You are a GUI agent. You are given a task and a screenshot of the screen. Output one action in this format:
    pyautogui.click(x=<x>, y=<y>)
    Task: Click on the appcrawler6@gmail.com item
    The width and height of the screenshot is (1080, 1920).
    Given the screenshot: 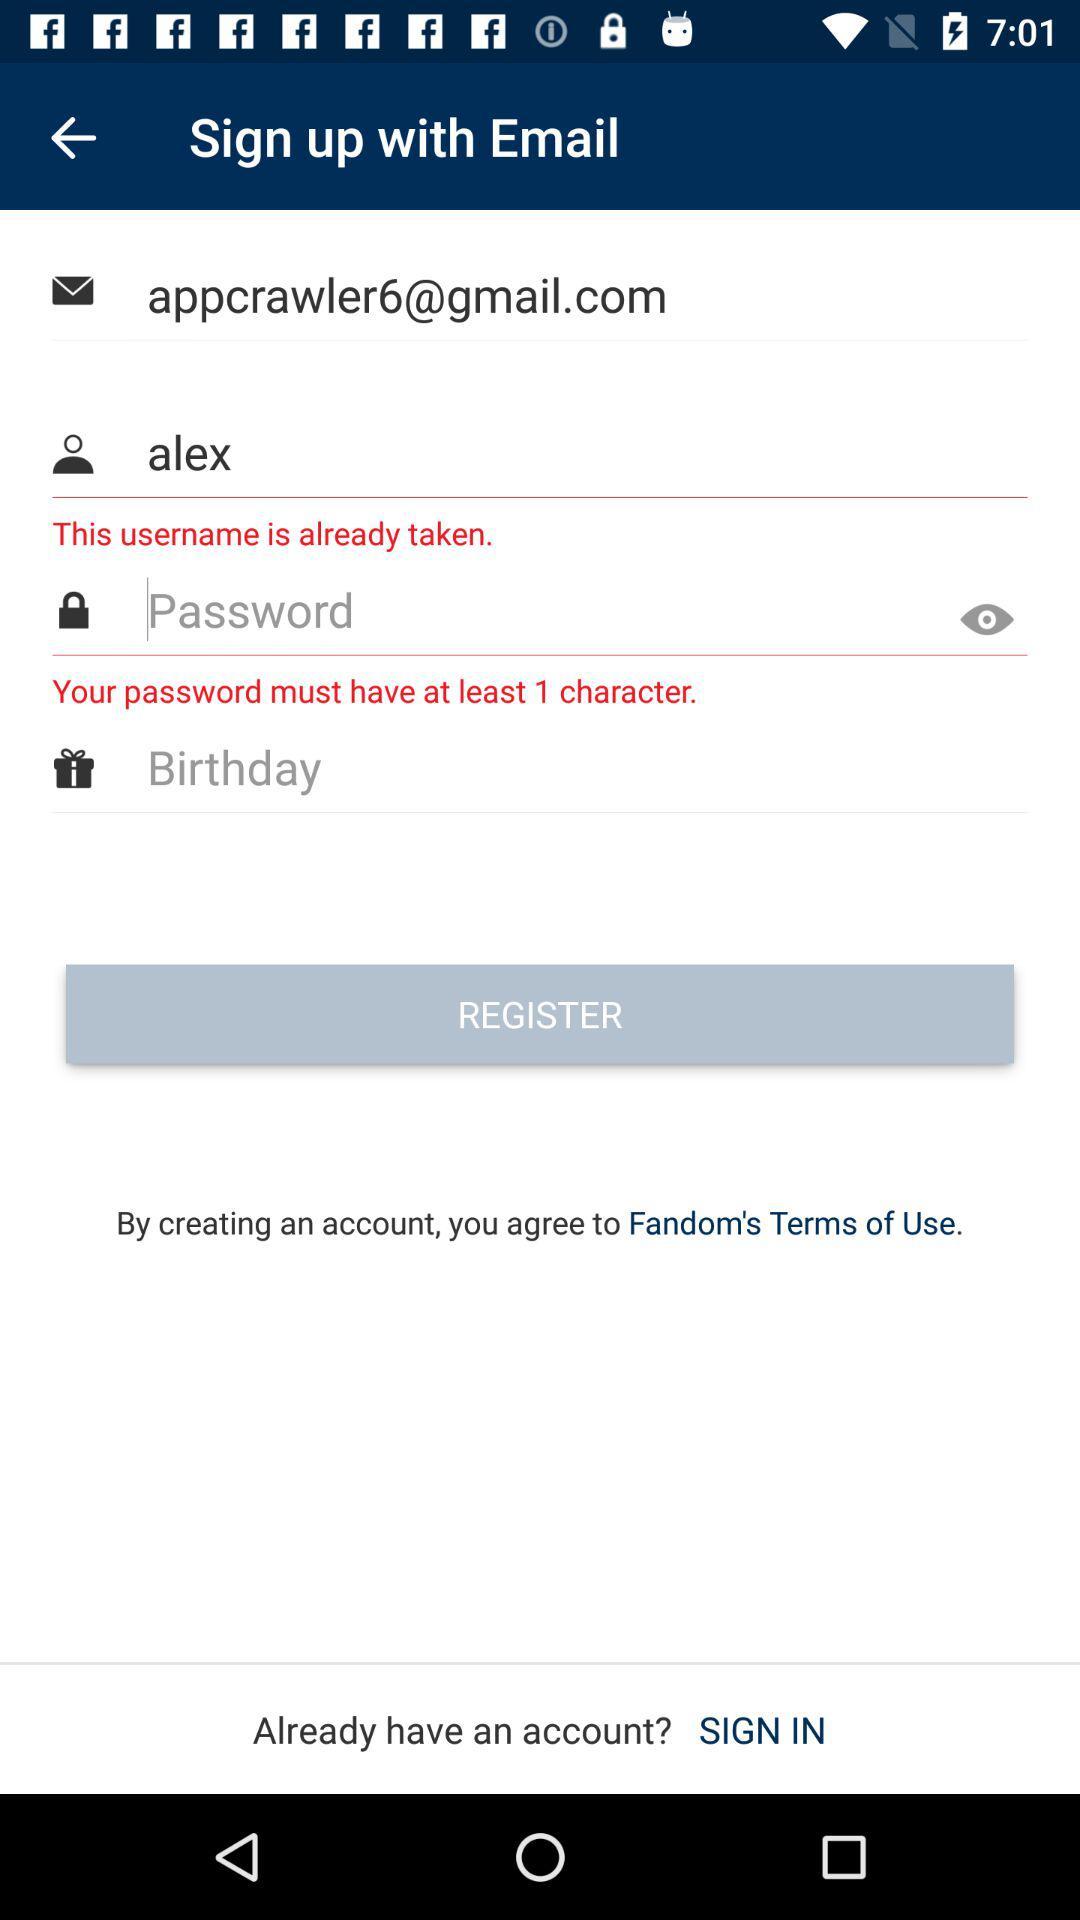 What is the action you would take?
    pyautogui.click(x=541, y=293)
    